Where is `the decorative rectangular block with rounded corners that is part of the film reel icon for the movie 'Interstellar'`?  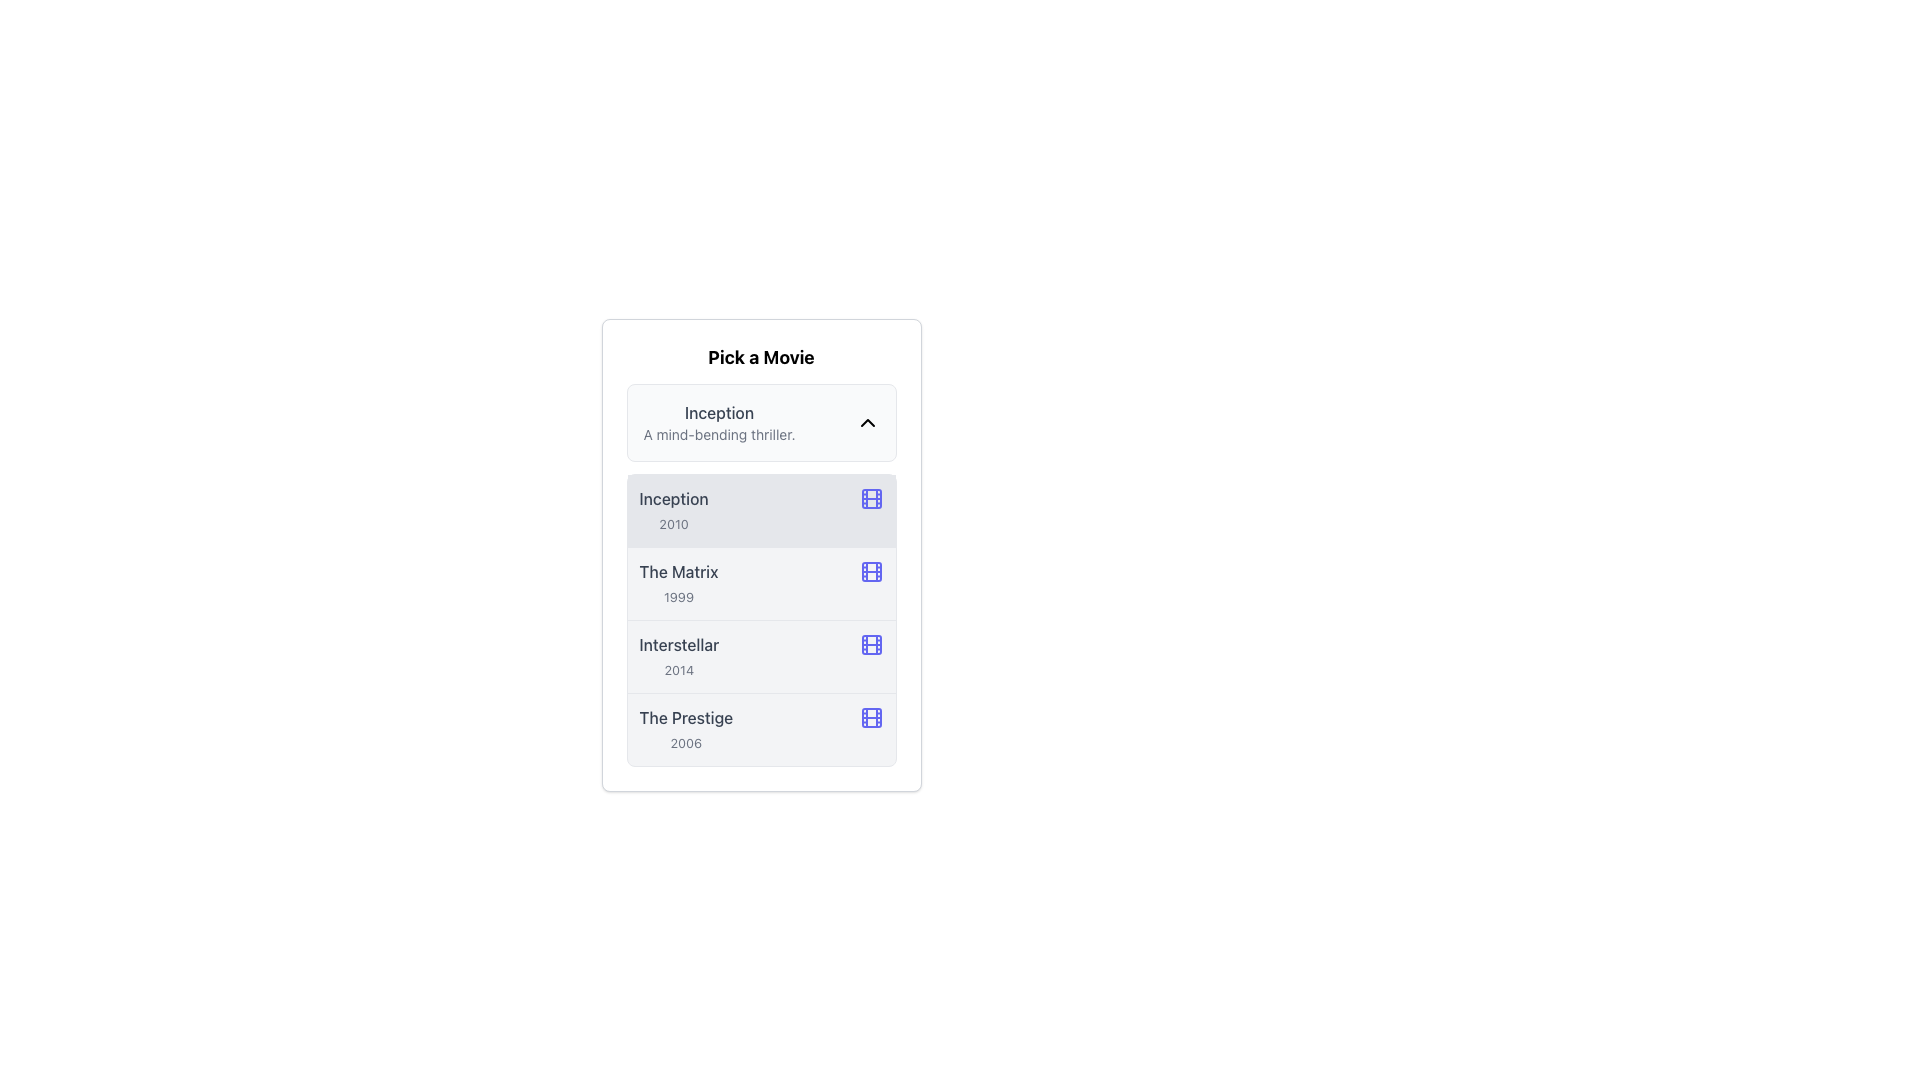
the decorative rectangular block with rounded corners that is part of the film reel icon for the movie 'Interstellar' is located at coordinates (871, 644).